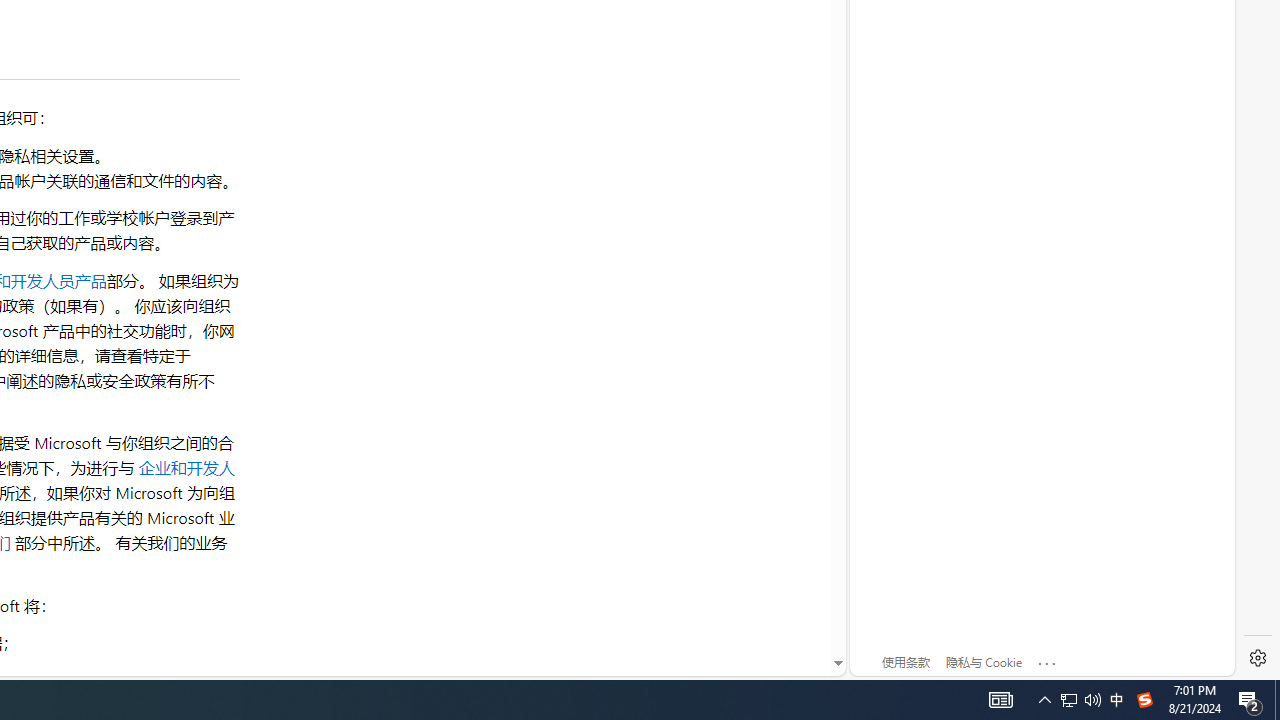  What do you see at coordinates (1000, 698) in the screenshot?
I see `'AutomationID: 4105'` at bounding box center [1000, 698].